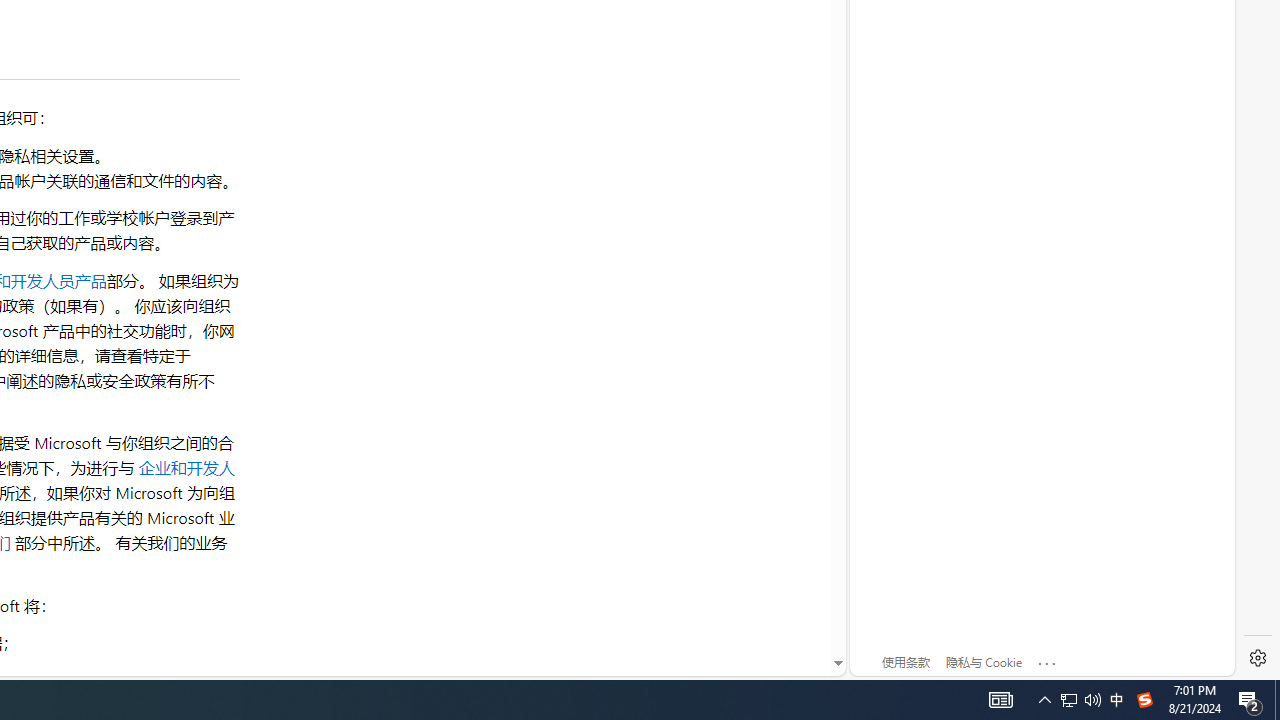  What do you see at coordinates (1000, 698) in the screenshot?
I see `'AutomationID: 4105'` at bounding box center [1000, 698].